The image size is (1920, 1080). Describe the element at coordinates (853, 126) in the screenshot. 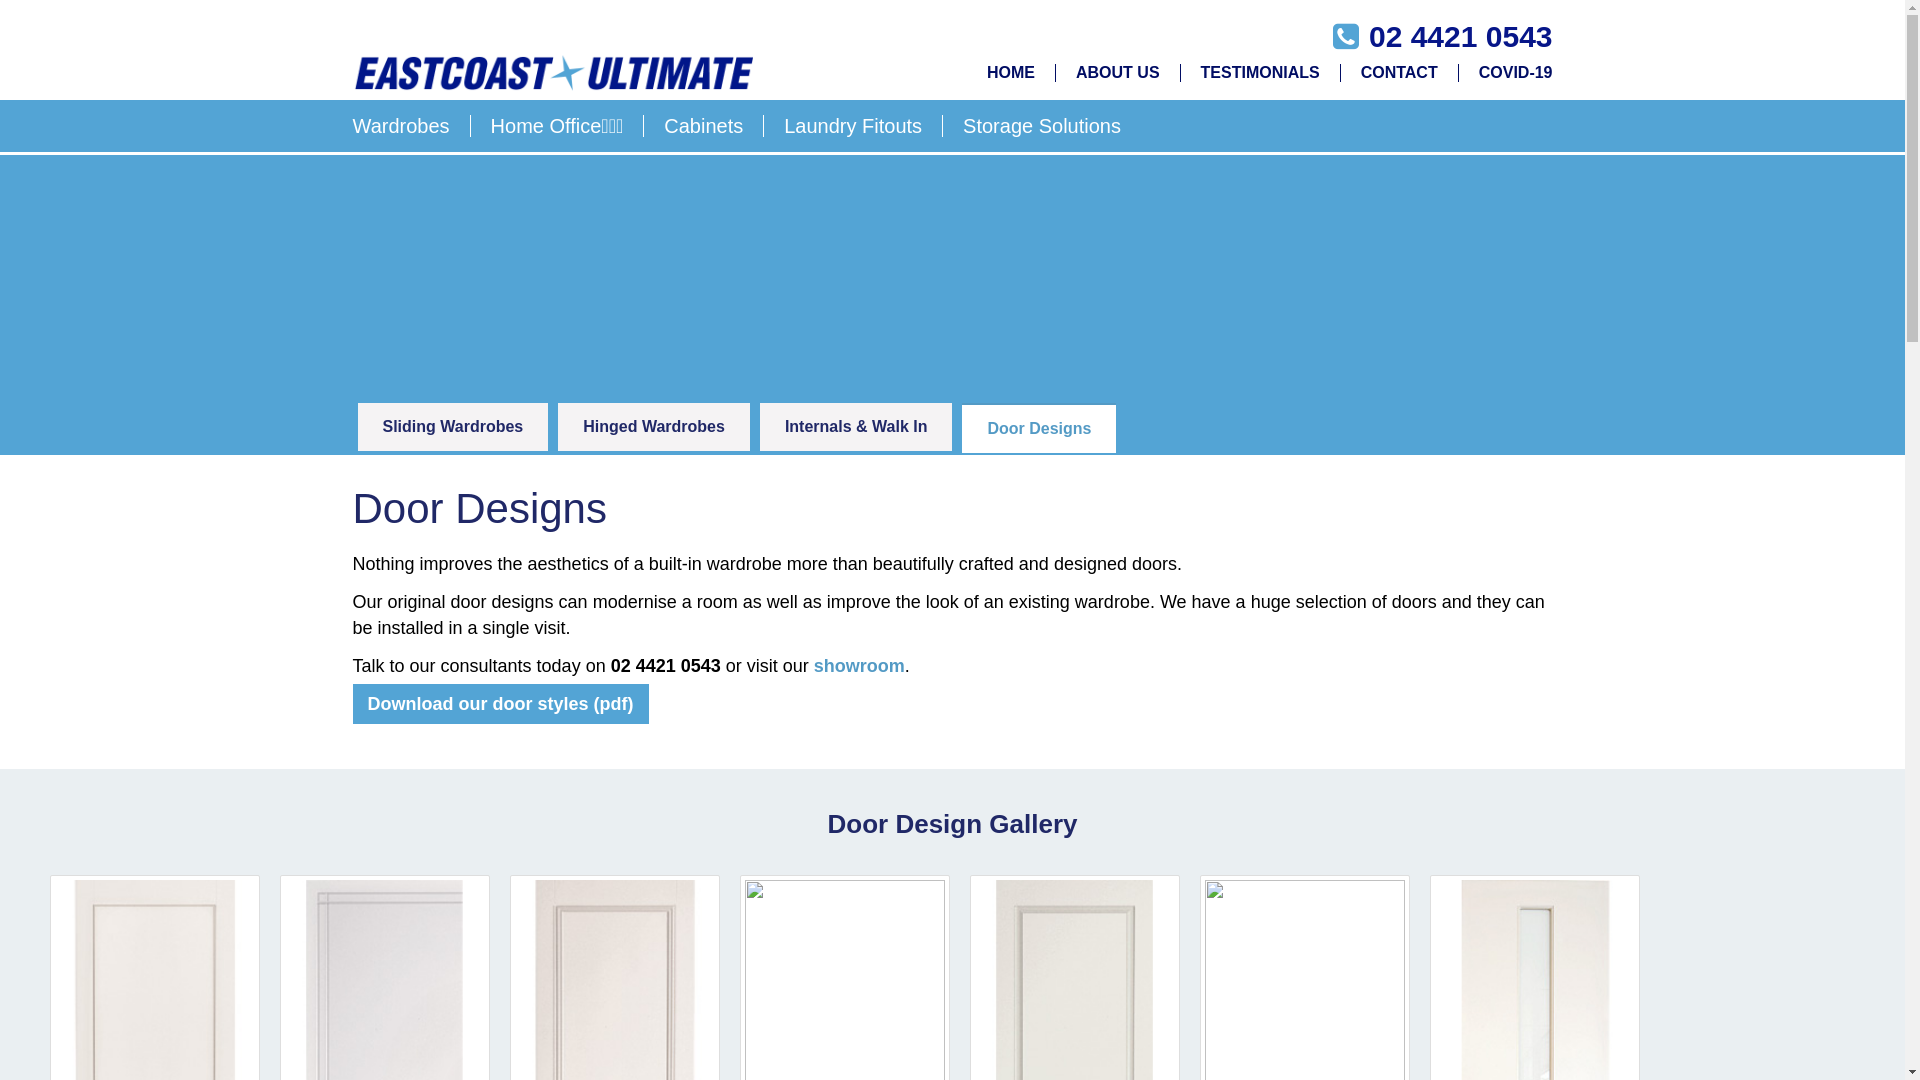

I see `'Laundry Fitouts'` at that location.